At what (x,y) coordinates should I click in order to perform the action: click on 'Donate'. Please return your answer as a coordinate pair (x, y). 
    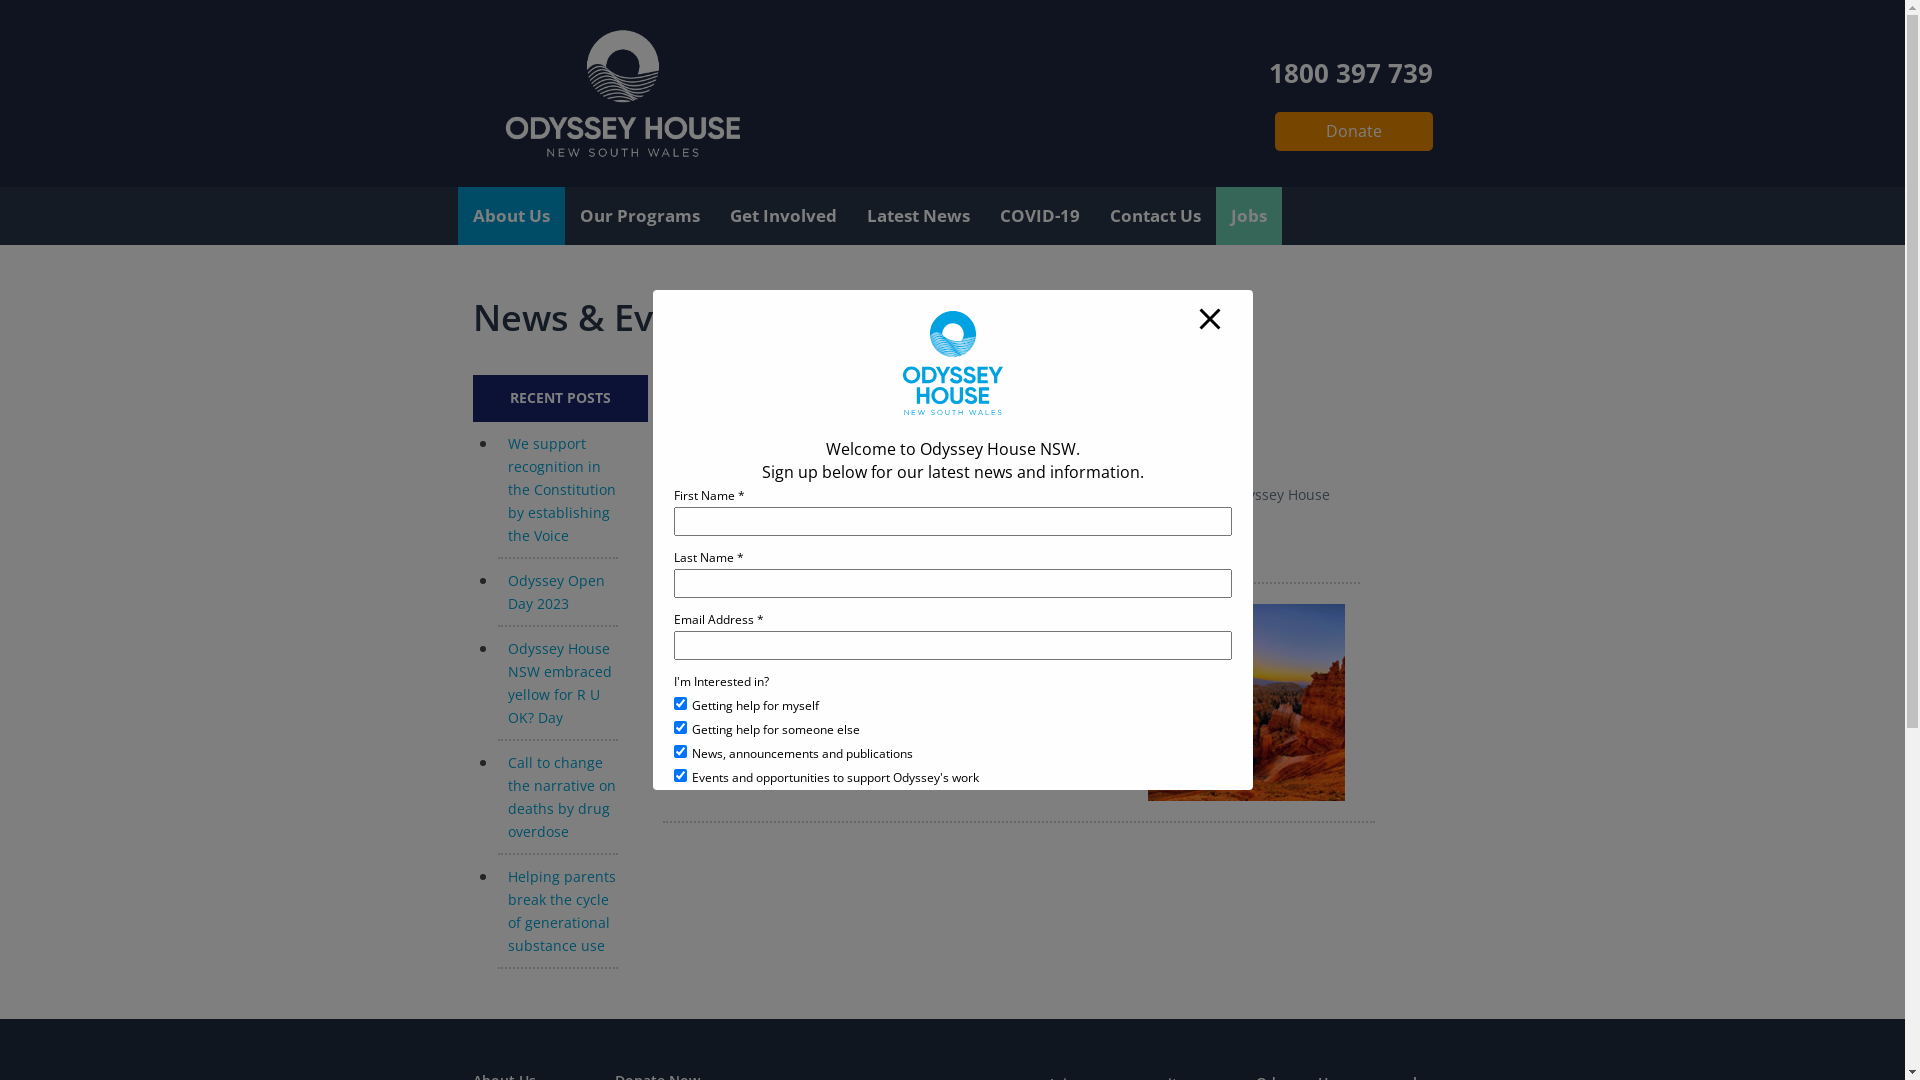
    Looking at the image, I should click on (1353, 131).